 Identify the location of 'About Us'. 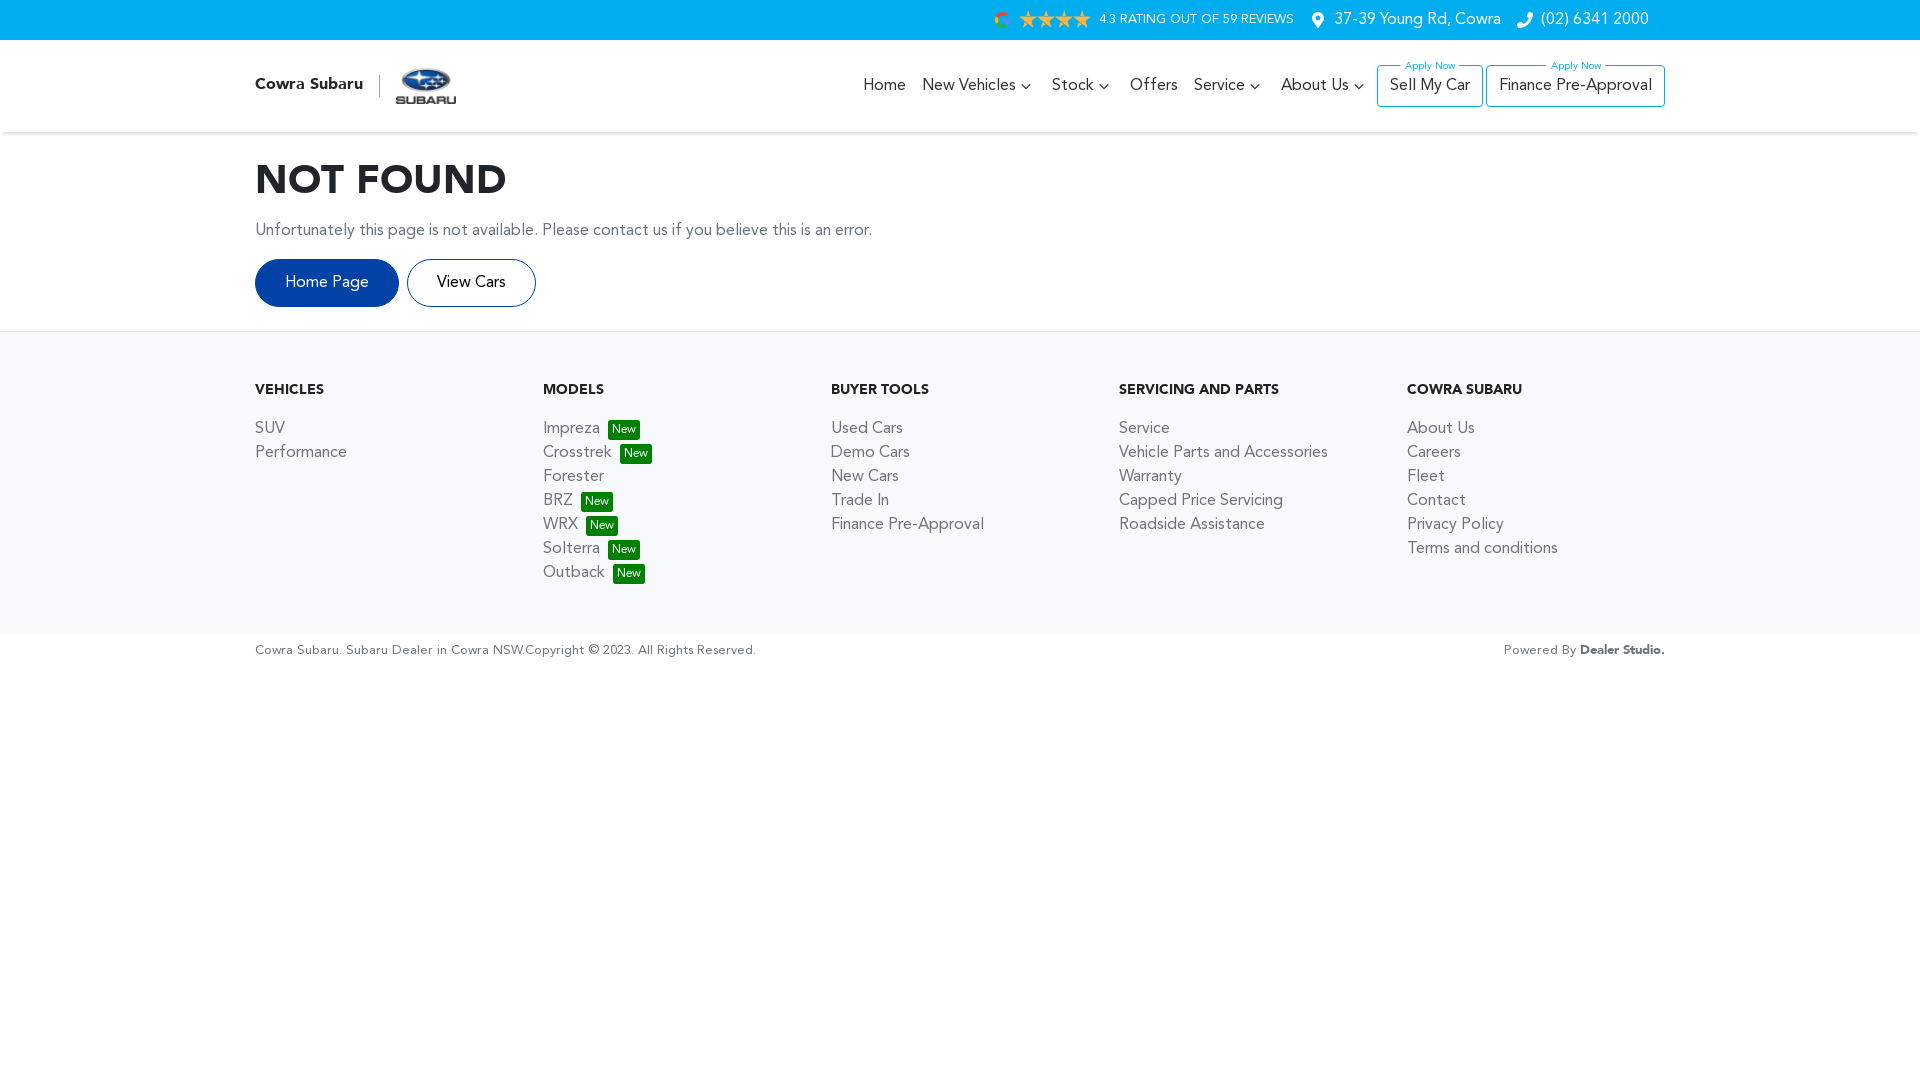
(1440, 427).